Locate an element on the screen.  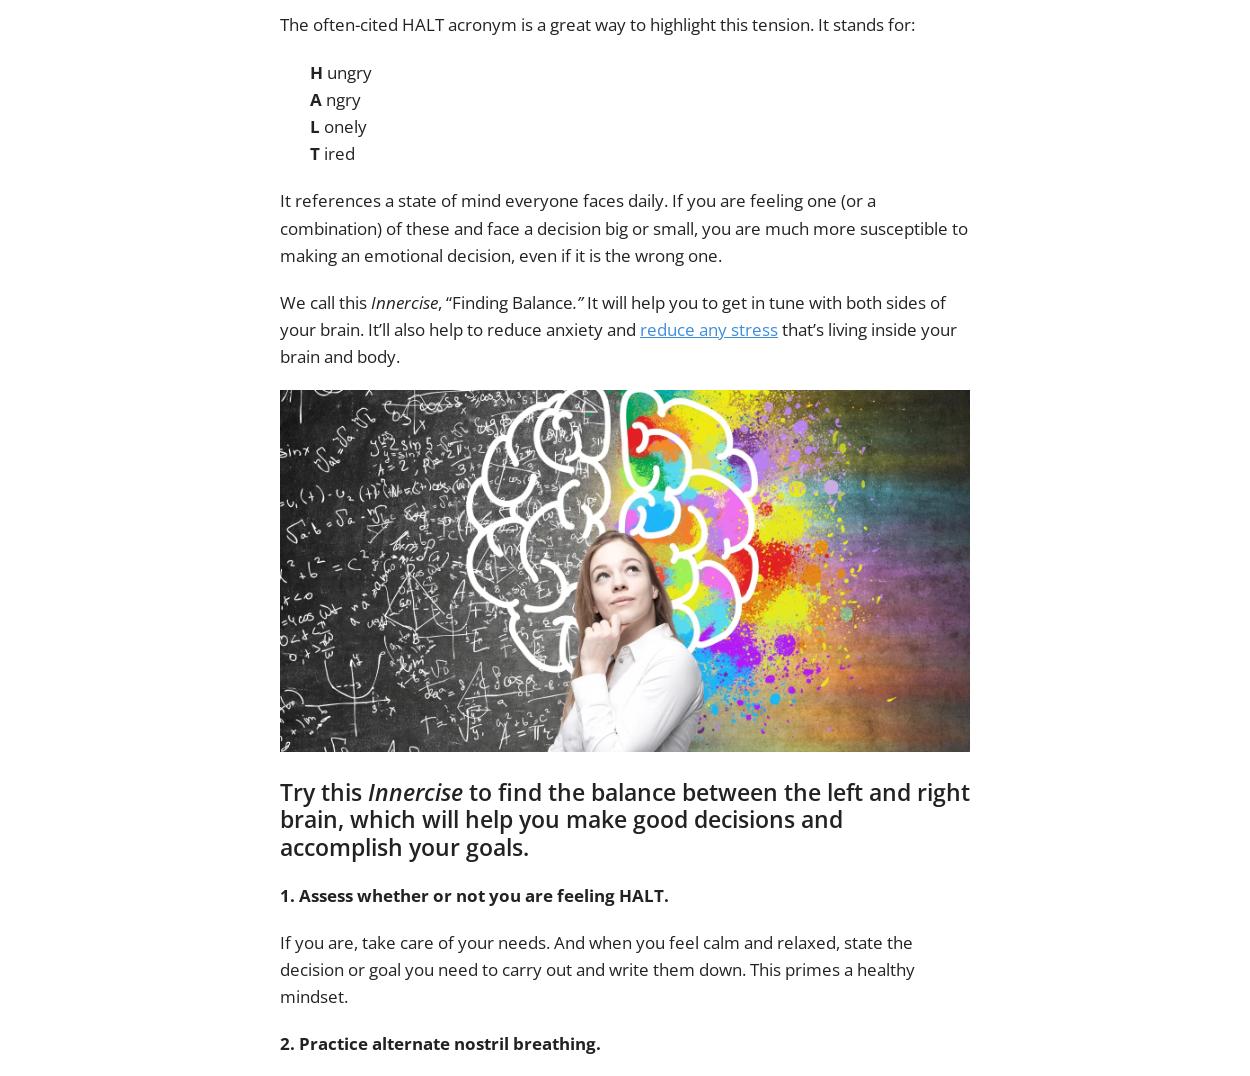
'ungry' is located at coordinates (346, 71).